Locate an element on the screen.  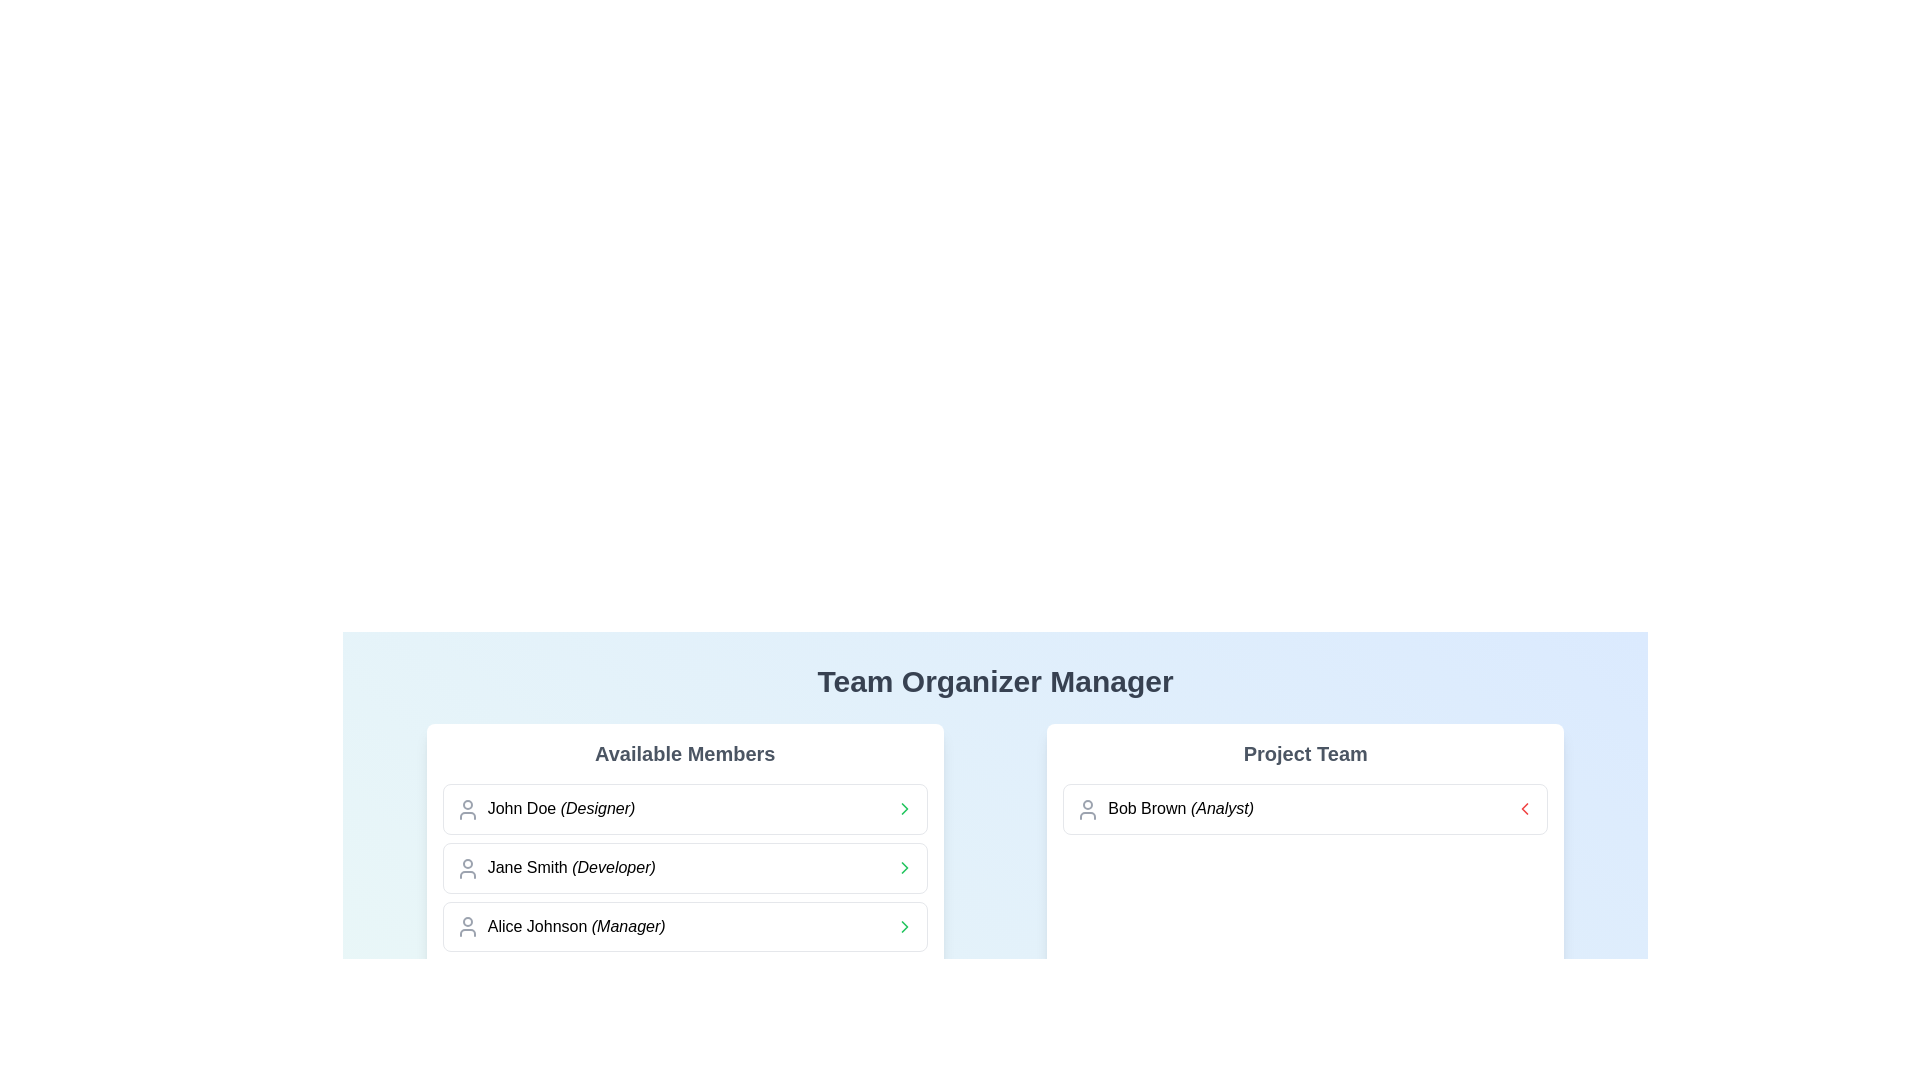
the Chevron icon button located at the far-right end of the row labeled 'Alice Johnson (Manager)' under the 'Available Members' section to change its color to a darker shade of green is located at coordinates (903, 926).